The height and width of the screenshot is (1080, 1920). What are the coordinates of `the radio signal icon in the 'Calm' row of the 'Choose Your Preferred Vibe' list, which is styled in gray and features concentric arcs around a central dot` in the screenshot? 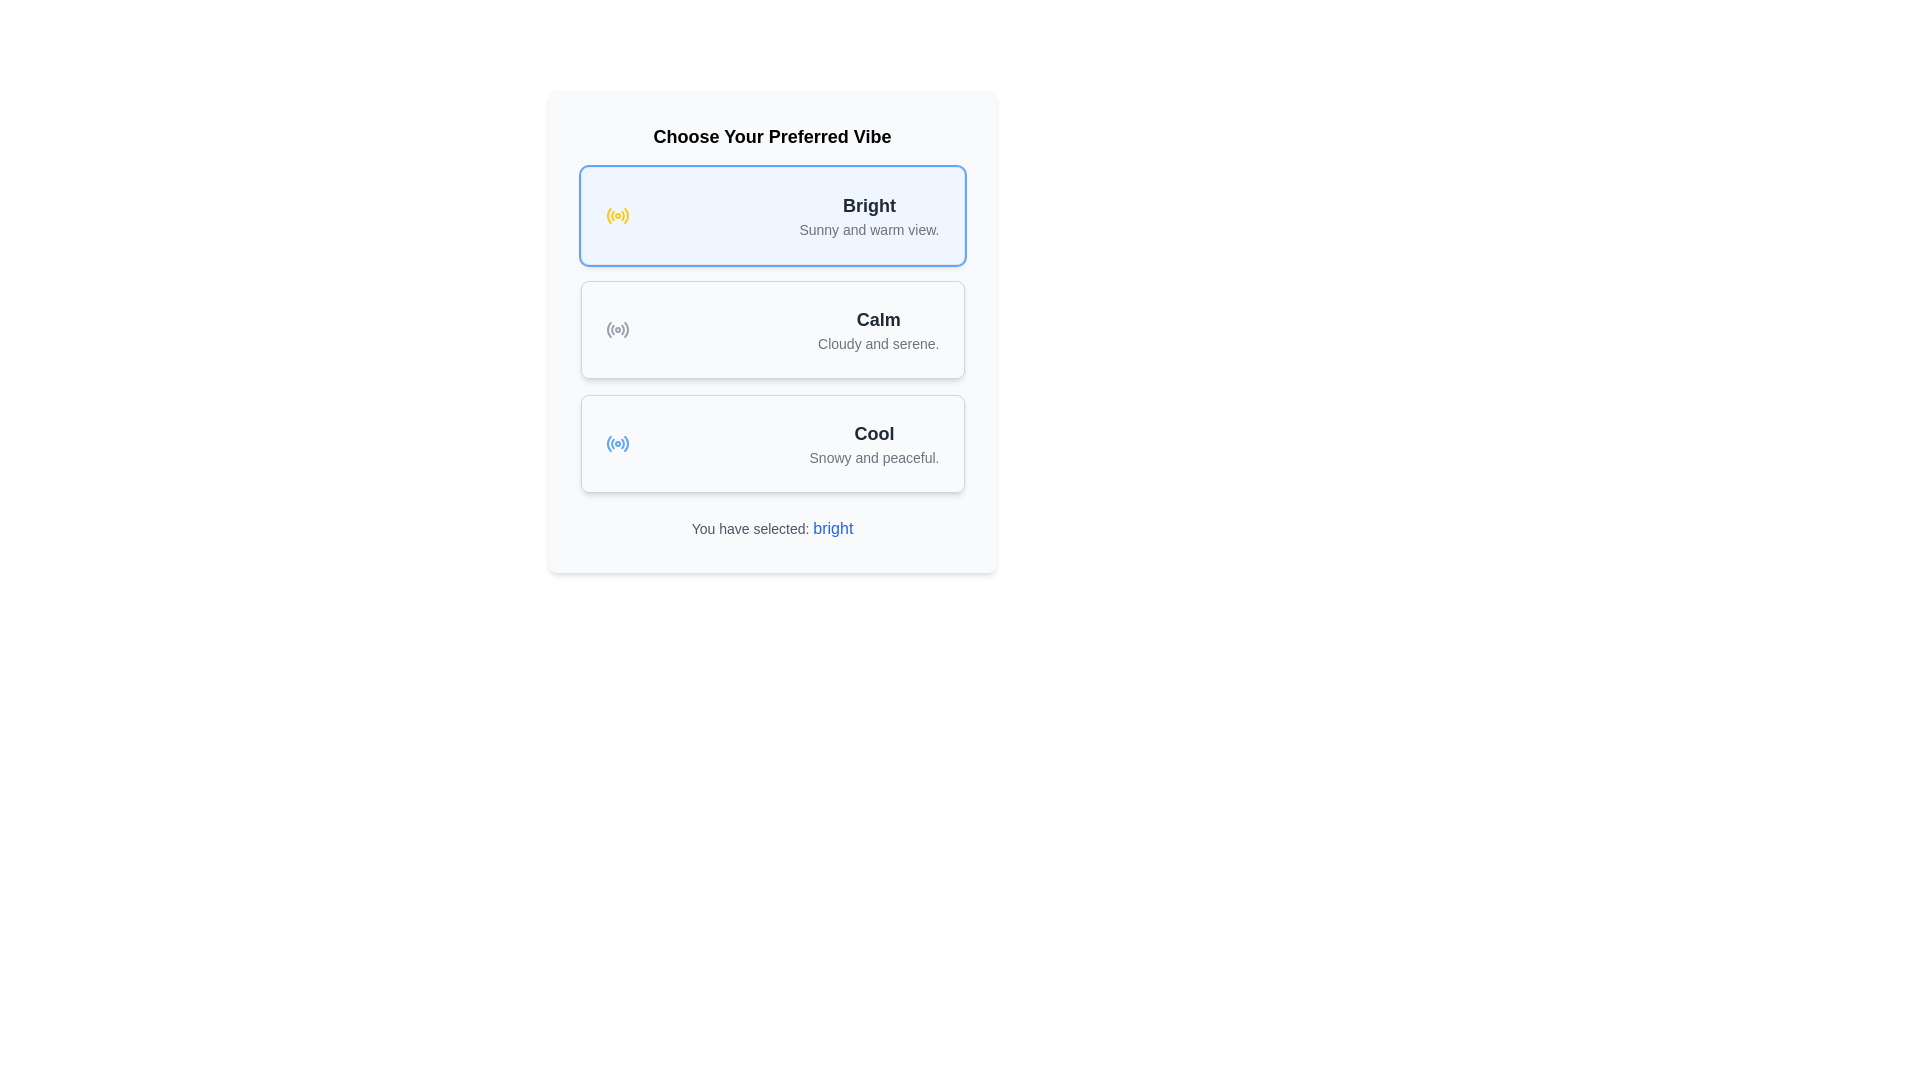 It's located at (616, 329).